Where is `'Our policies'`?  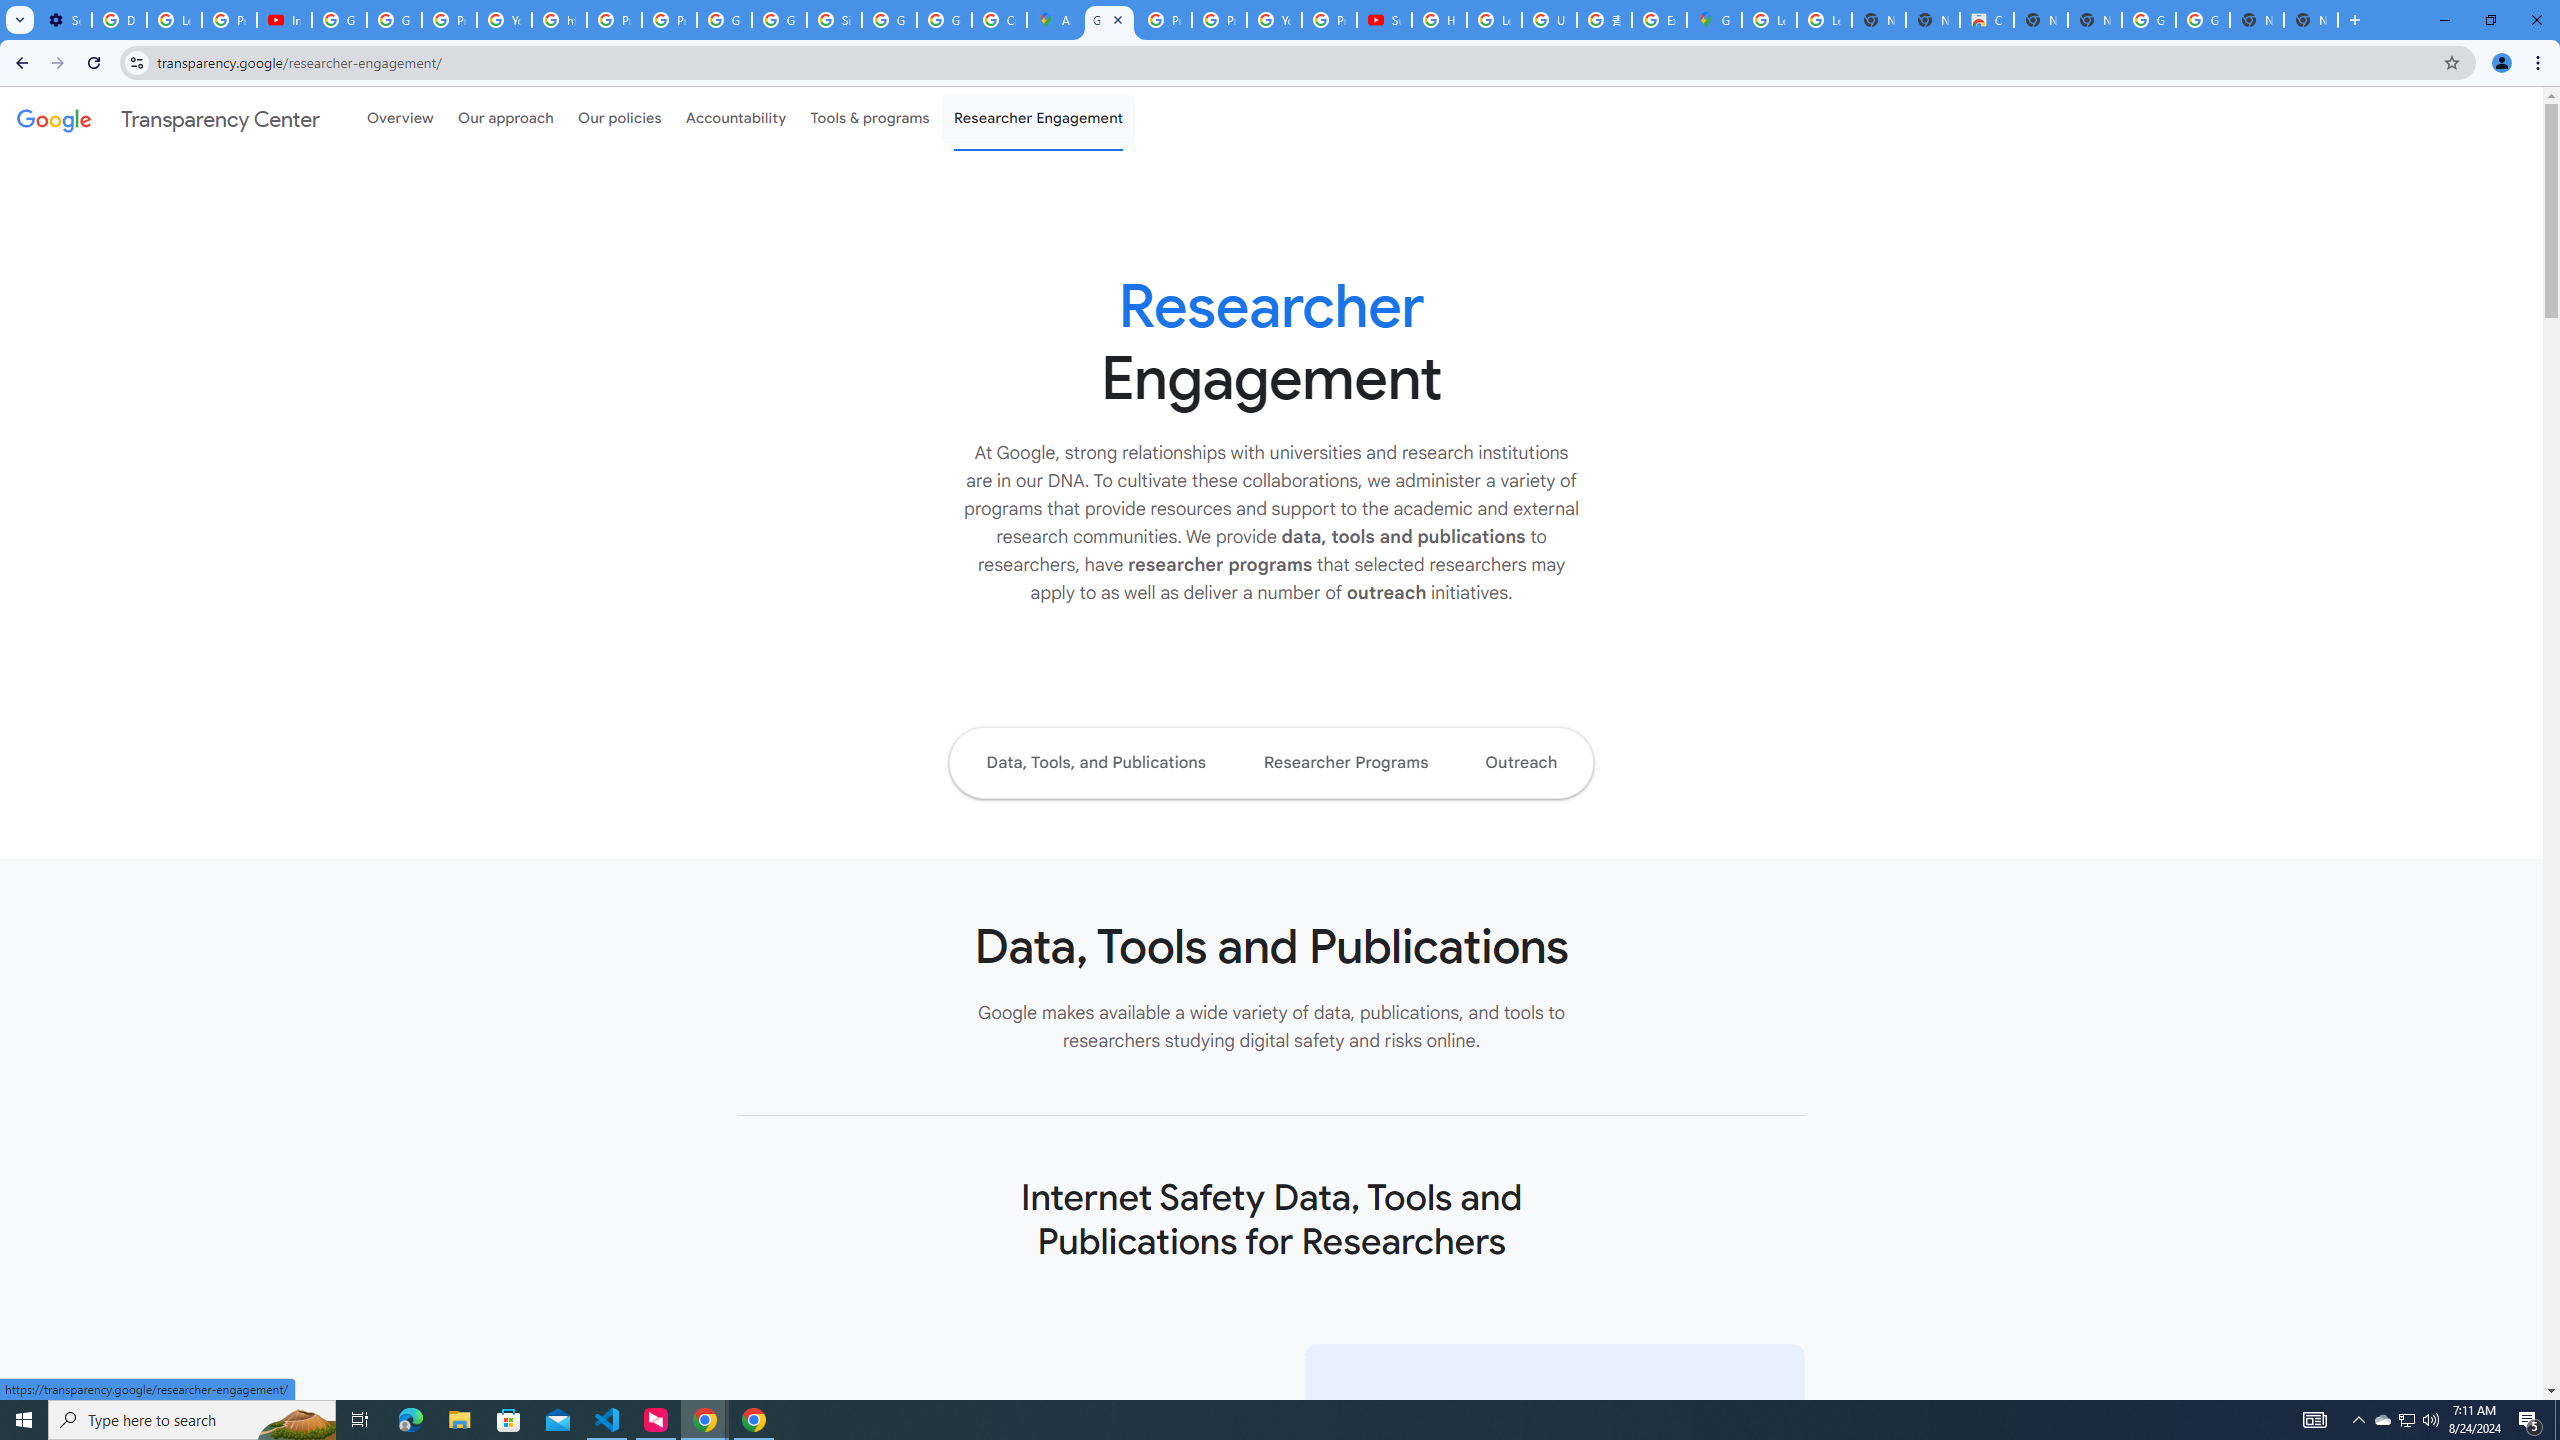
'Our policies' is located at coordinates (619, 118).